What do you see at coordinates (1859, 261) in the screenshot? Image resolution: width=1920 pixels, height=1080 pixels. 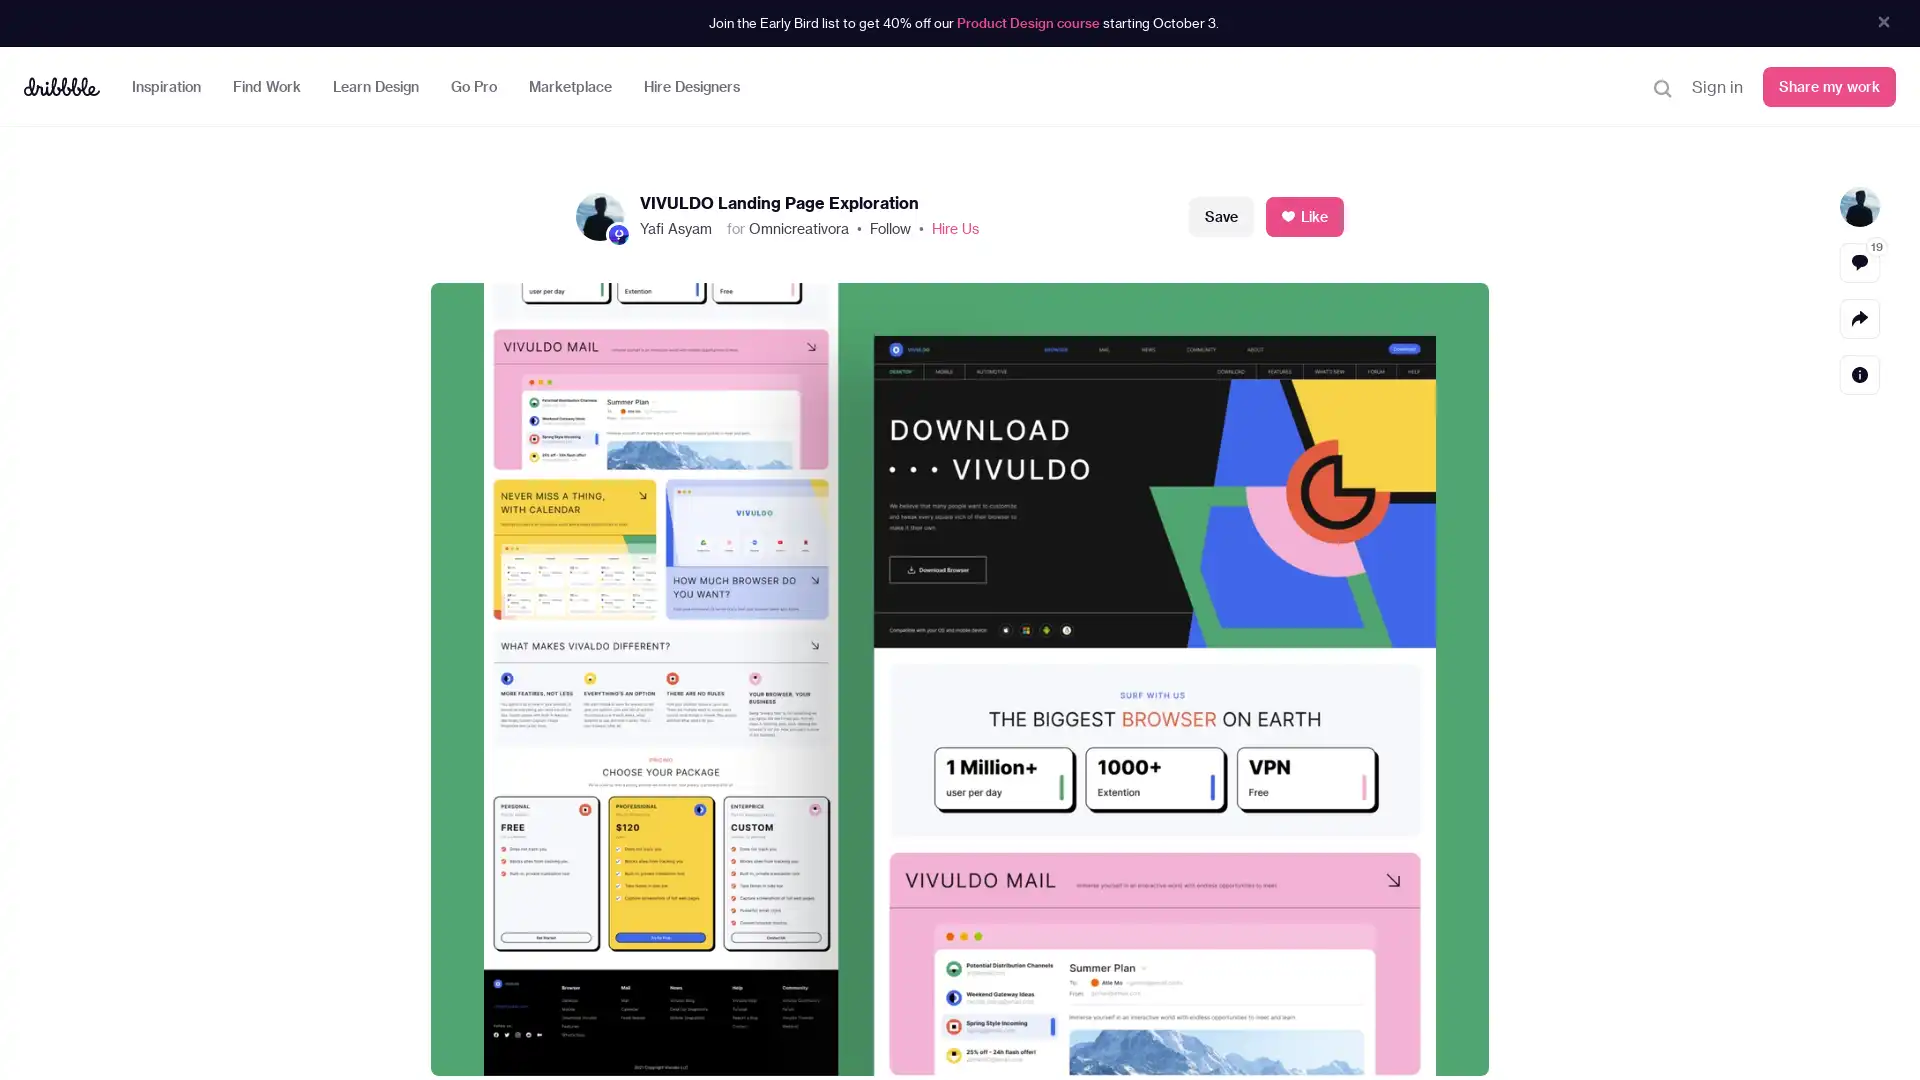 I see `View comments 19` at bounding box center [1859, 261].